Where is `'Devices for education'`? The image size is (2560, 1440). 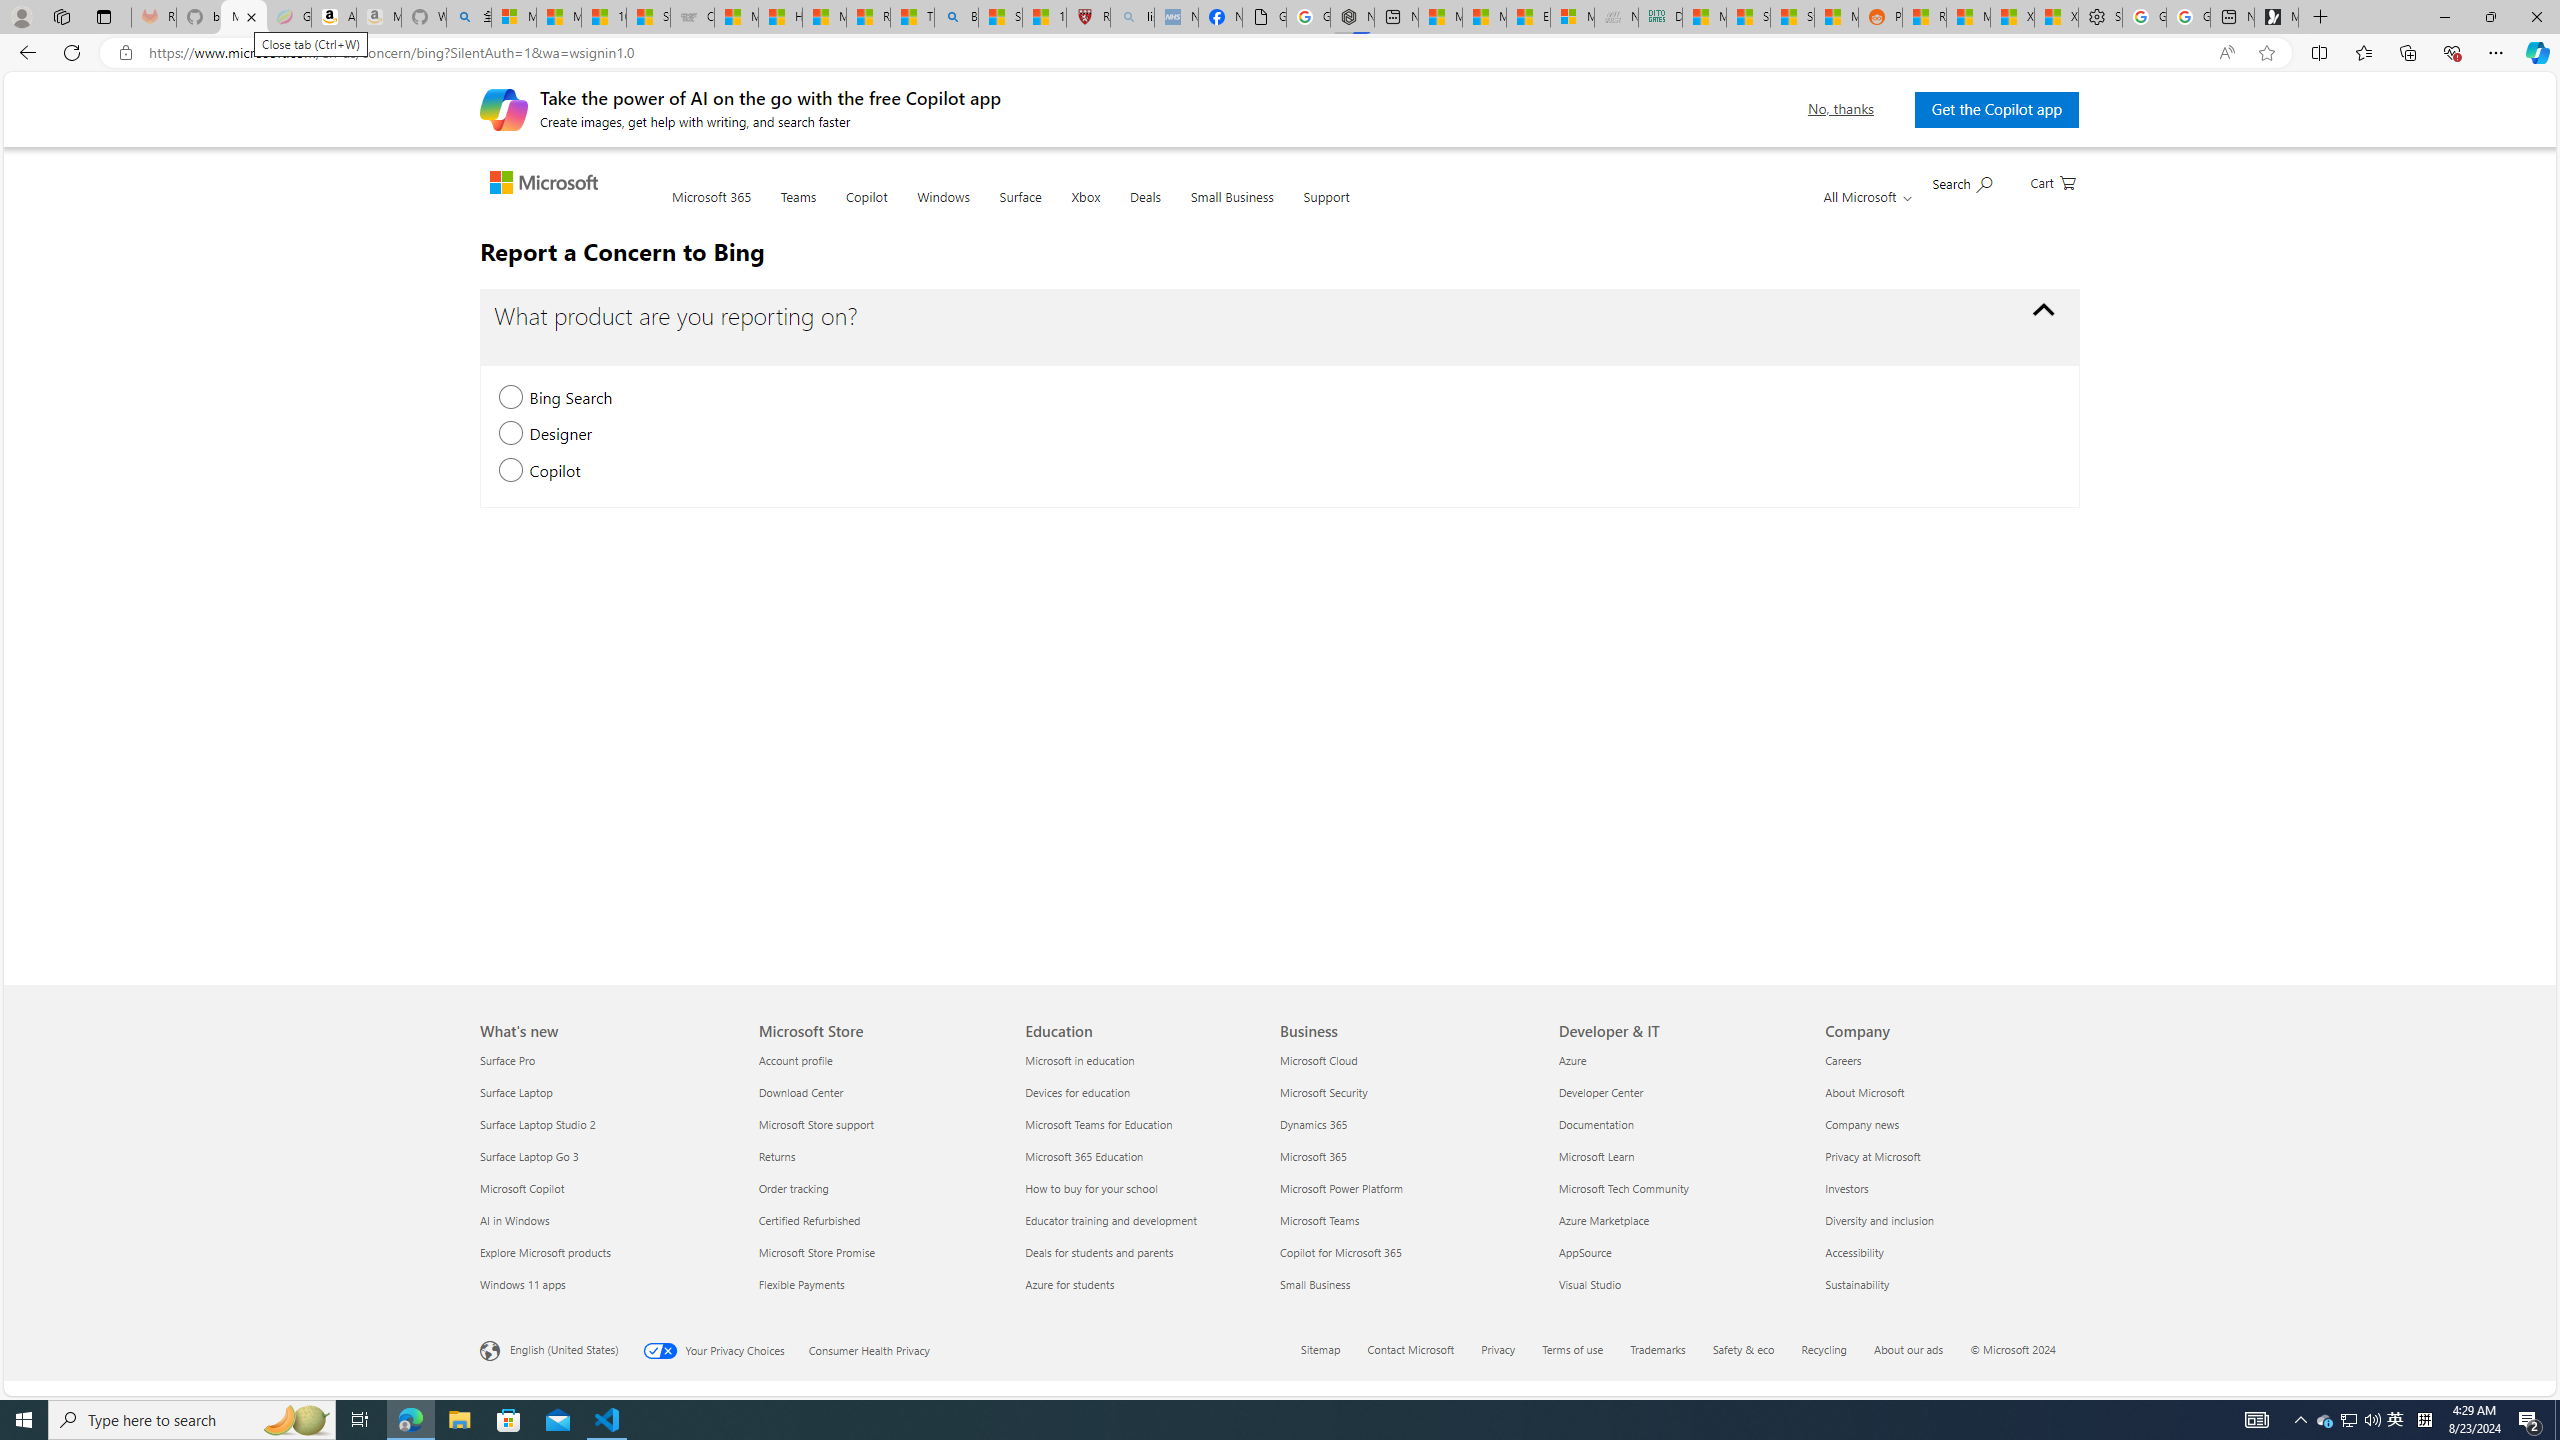 'Devices for education' is located at coordinates (1145, 1091).